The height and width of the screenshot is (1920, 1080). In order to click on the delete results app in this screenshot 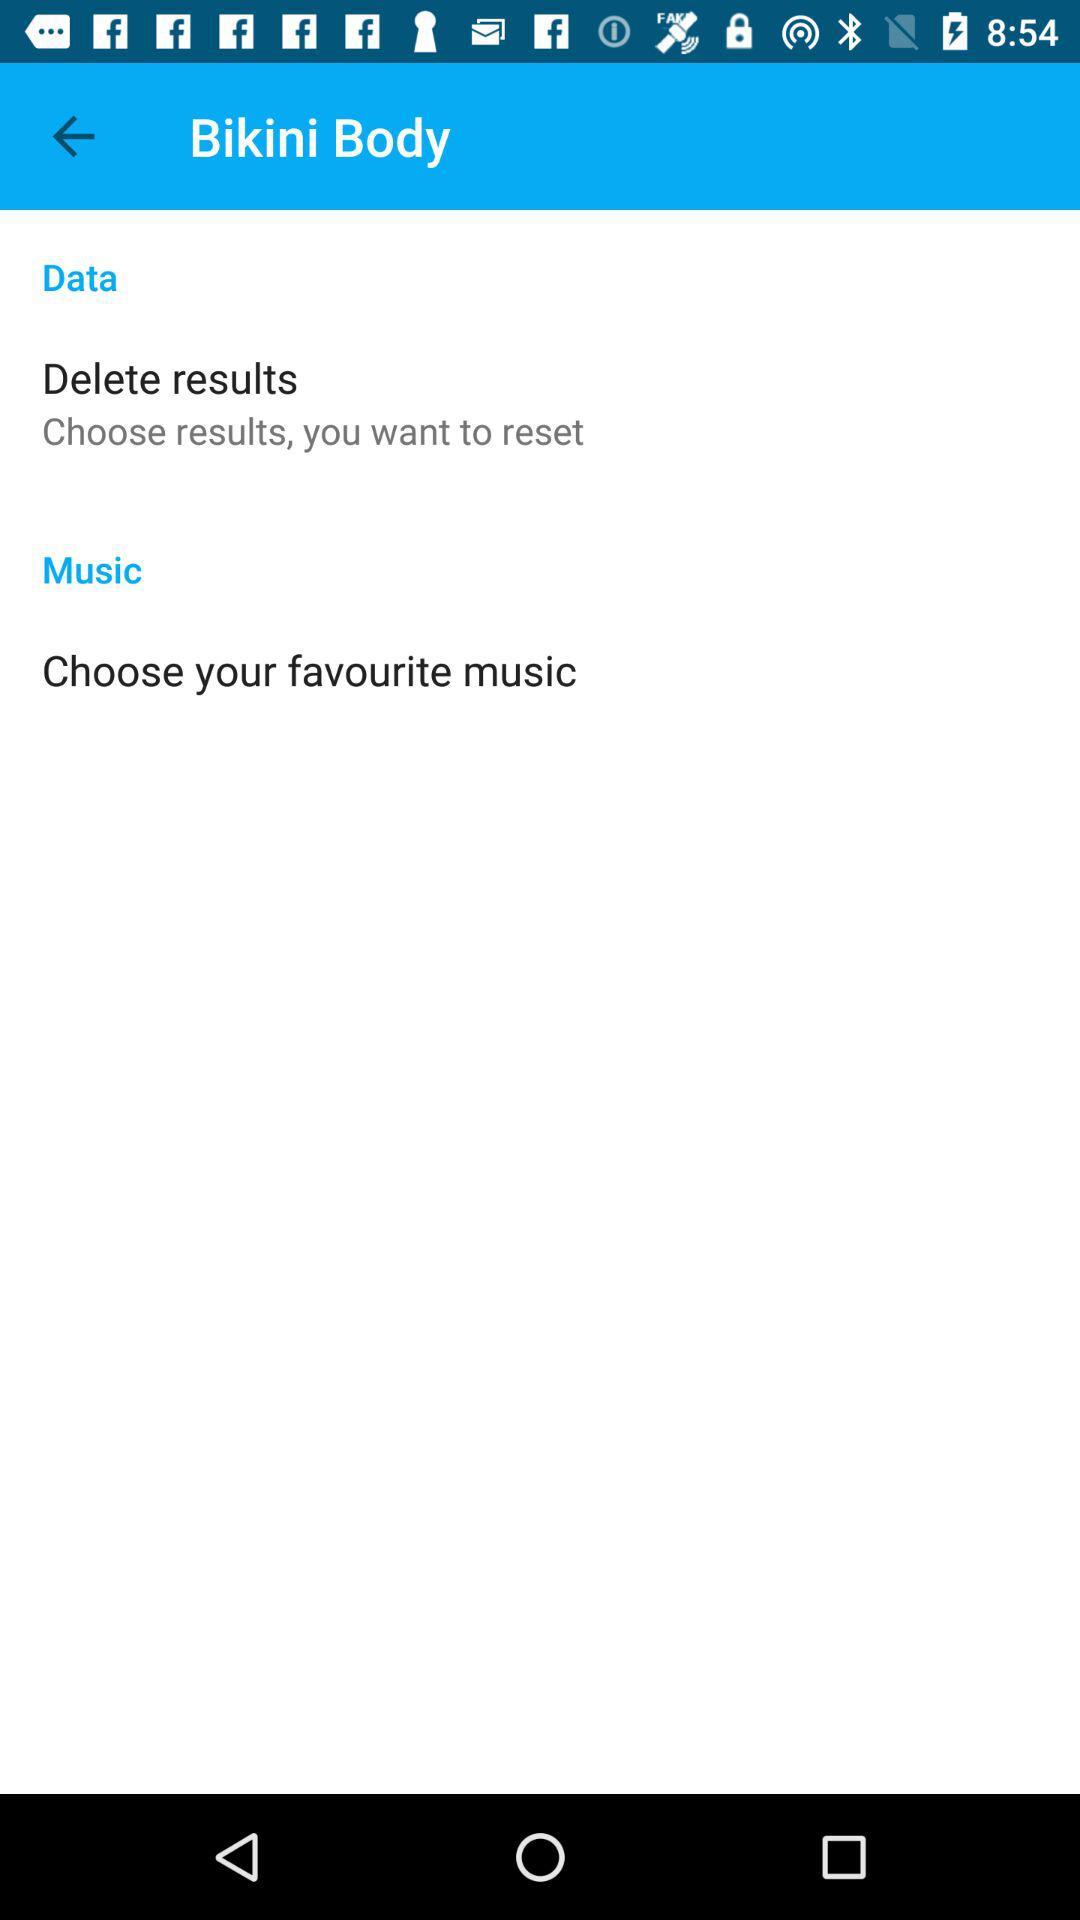, I will do `click(169, 377)`.